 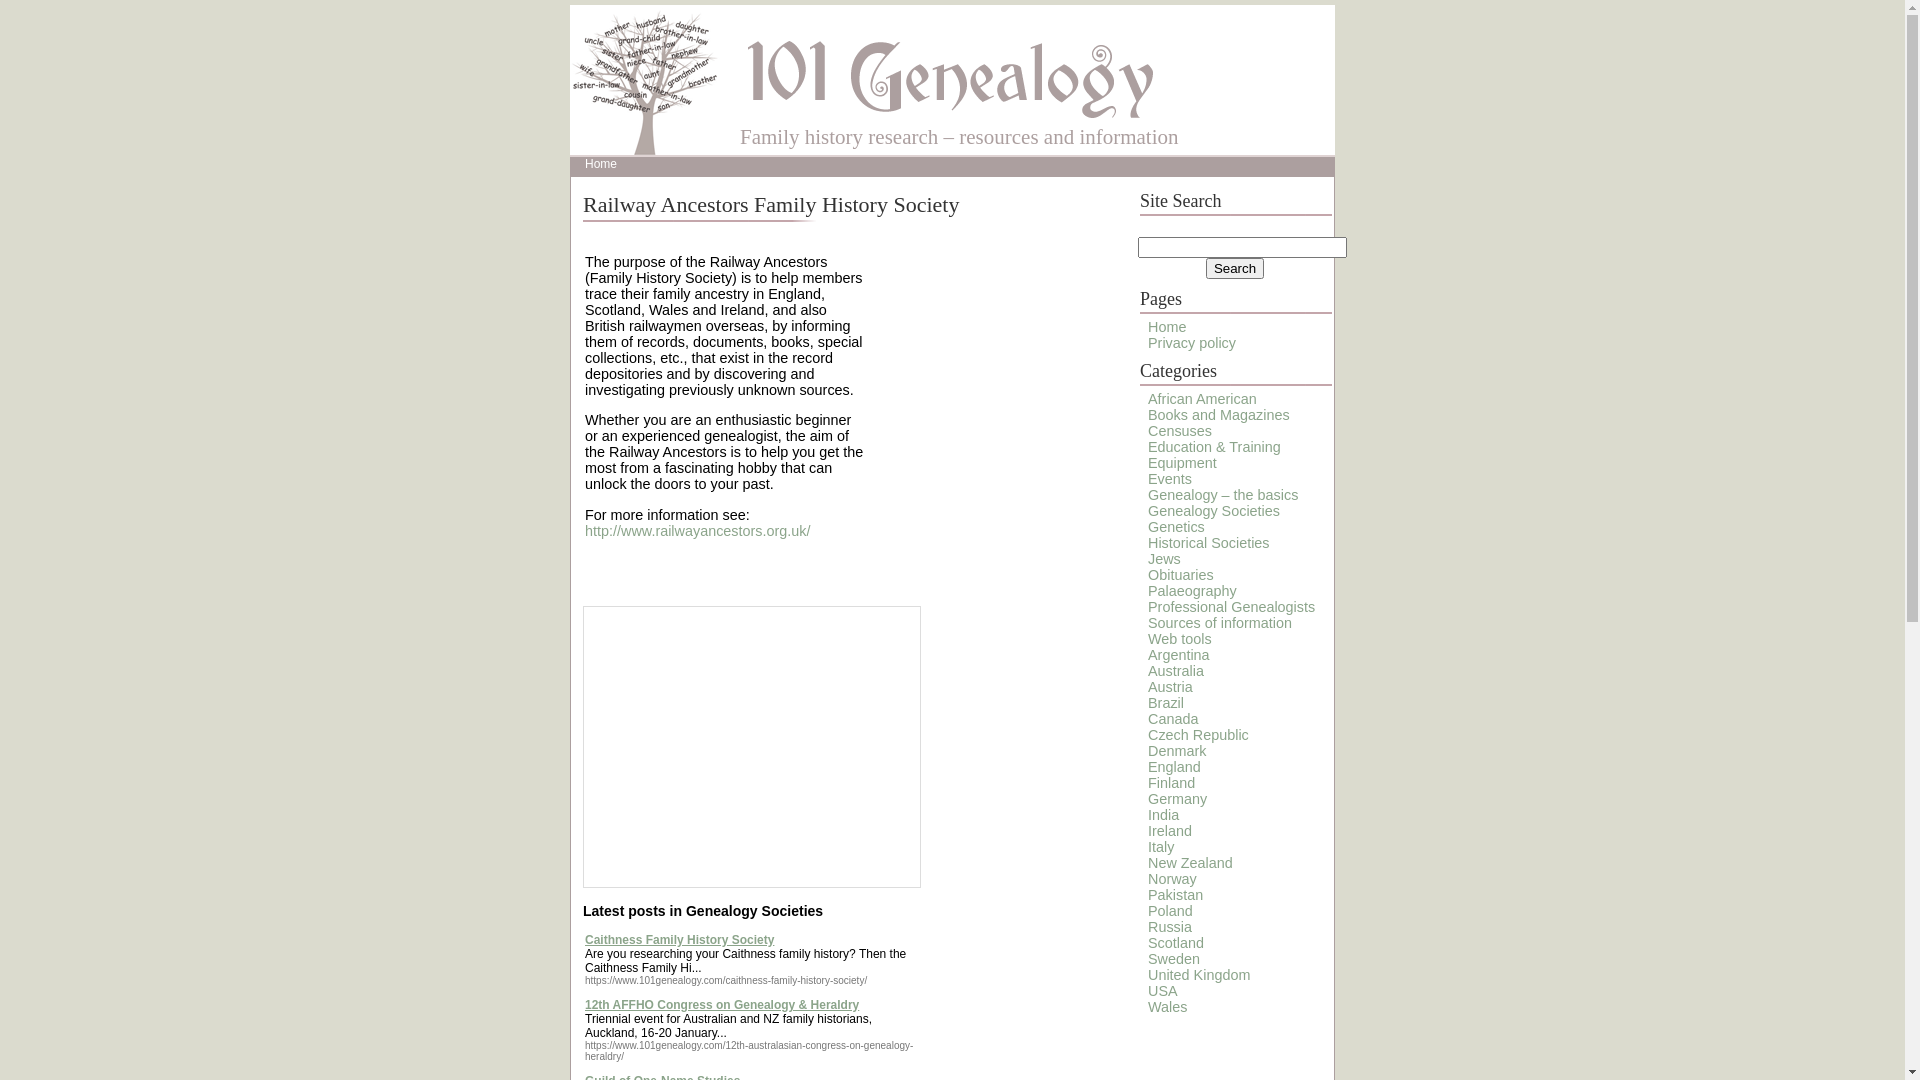 I want to click on 'Sources of information', so click(x=1218, y=622).